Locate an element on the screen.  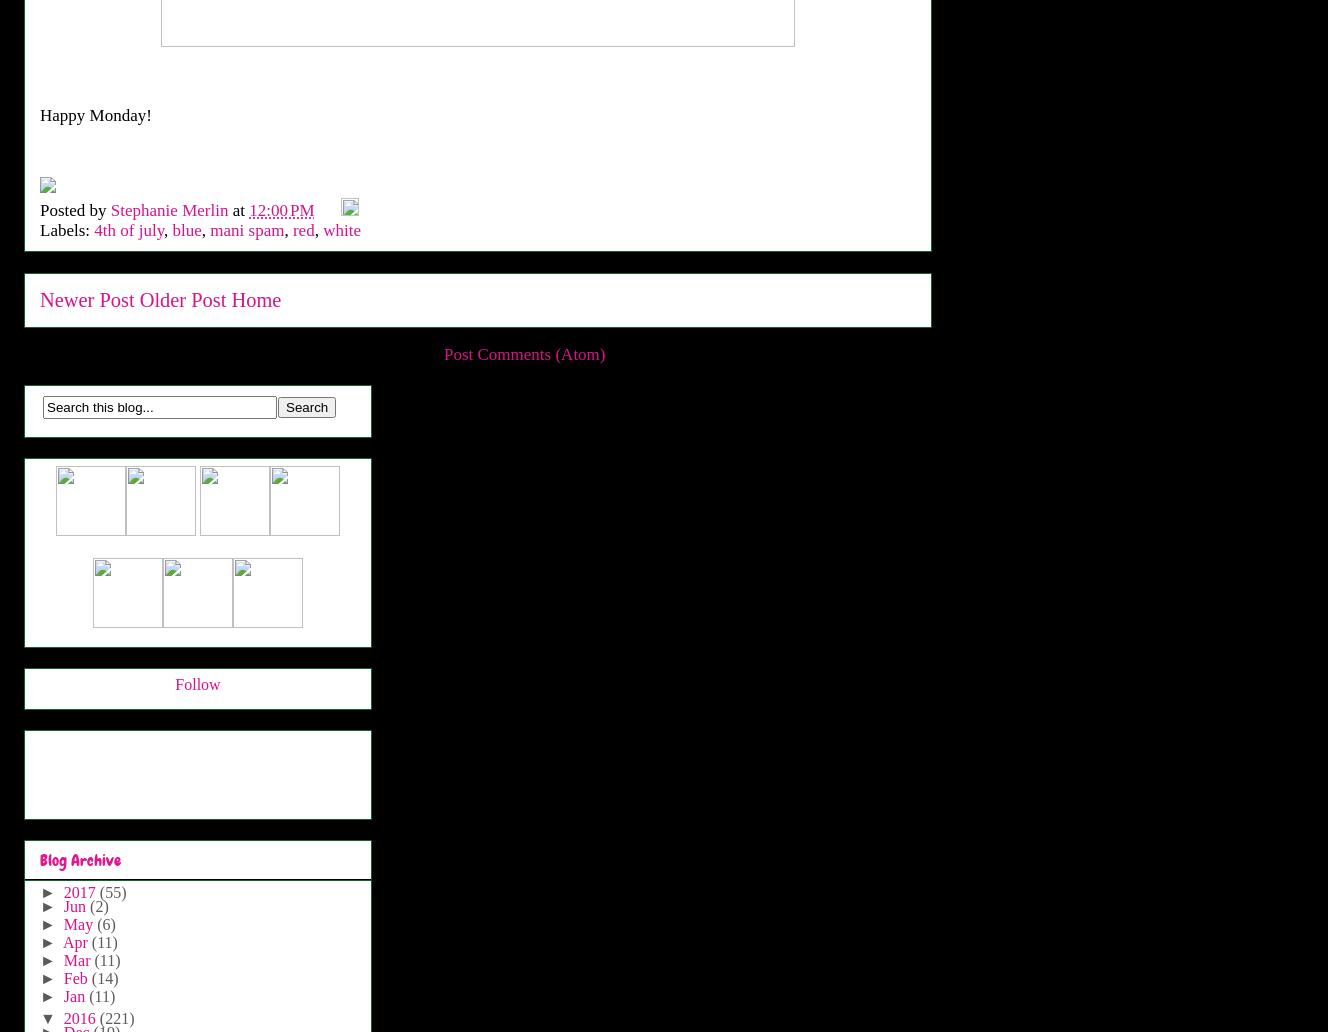
'2017' is located at coordinates (81, 892).